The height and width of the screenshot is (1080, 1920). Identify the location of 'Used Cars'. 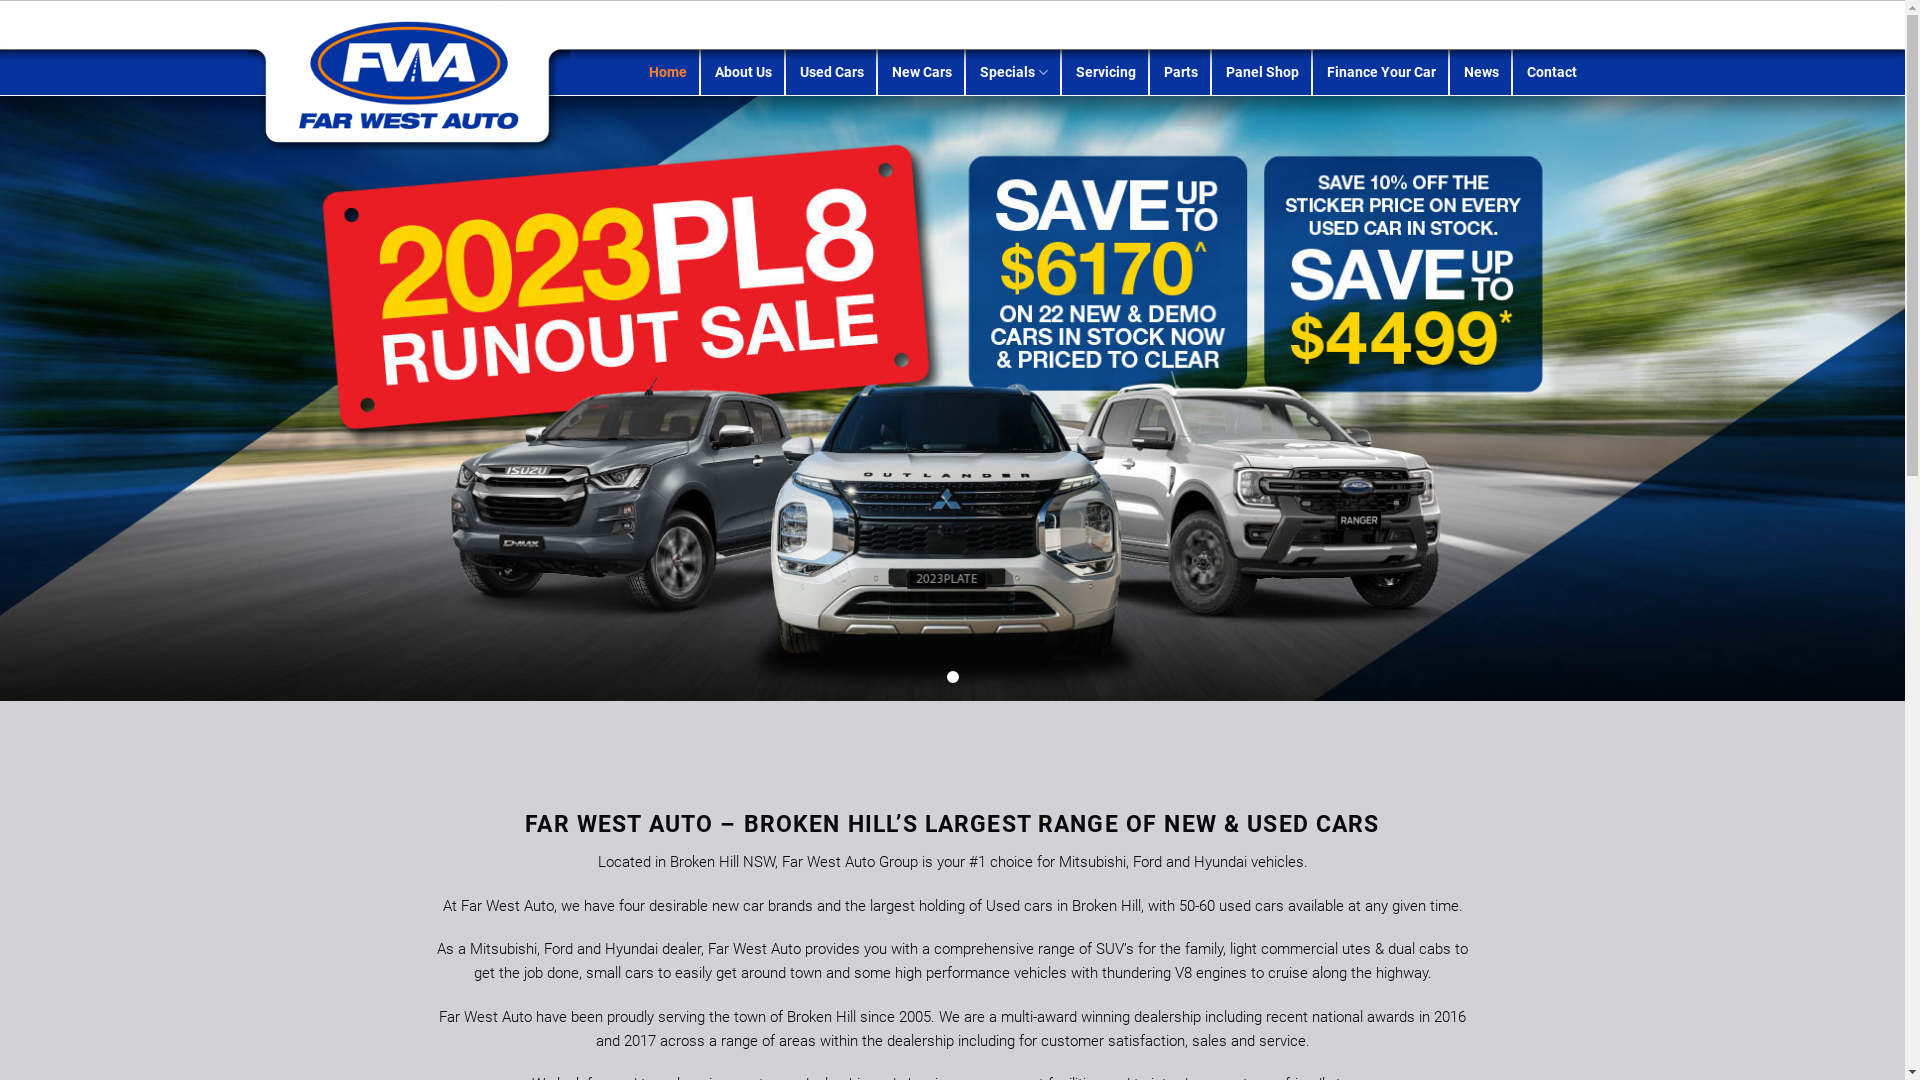
(831, 71).